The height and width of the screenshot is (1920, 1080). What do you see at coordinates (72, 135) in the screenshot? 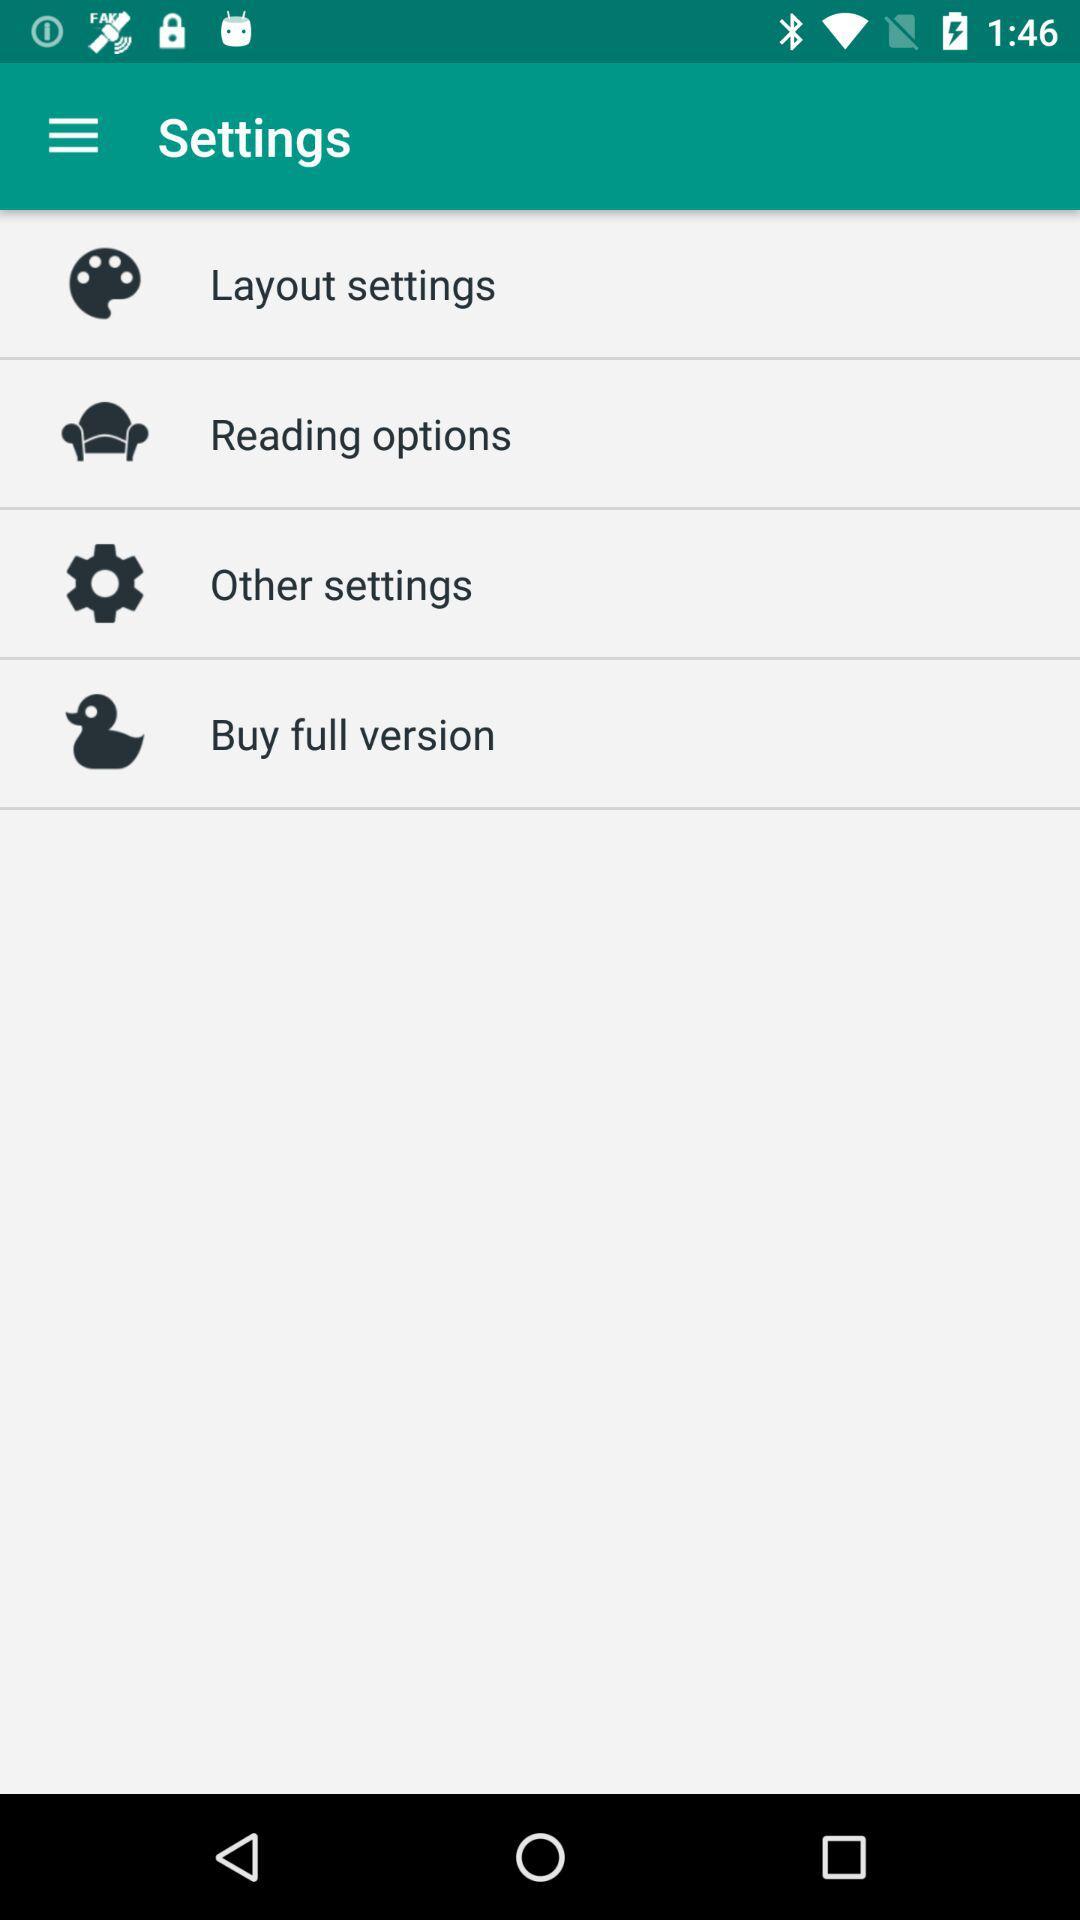
I see `the item to the left of the settings item` at bounding box center [72, 135].